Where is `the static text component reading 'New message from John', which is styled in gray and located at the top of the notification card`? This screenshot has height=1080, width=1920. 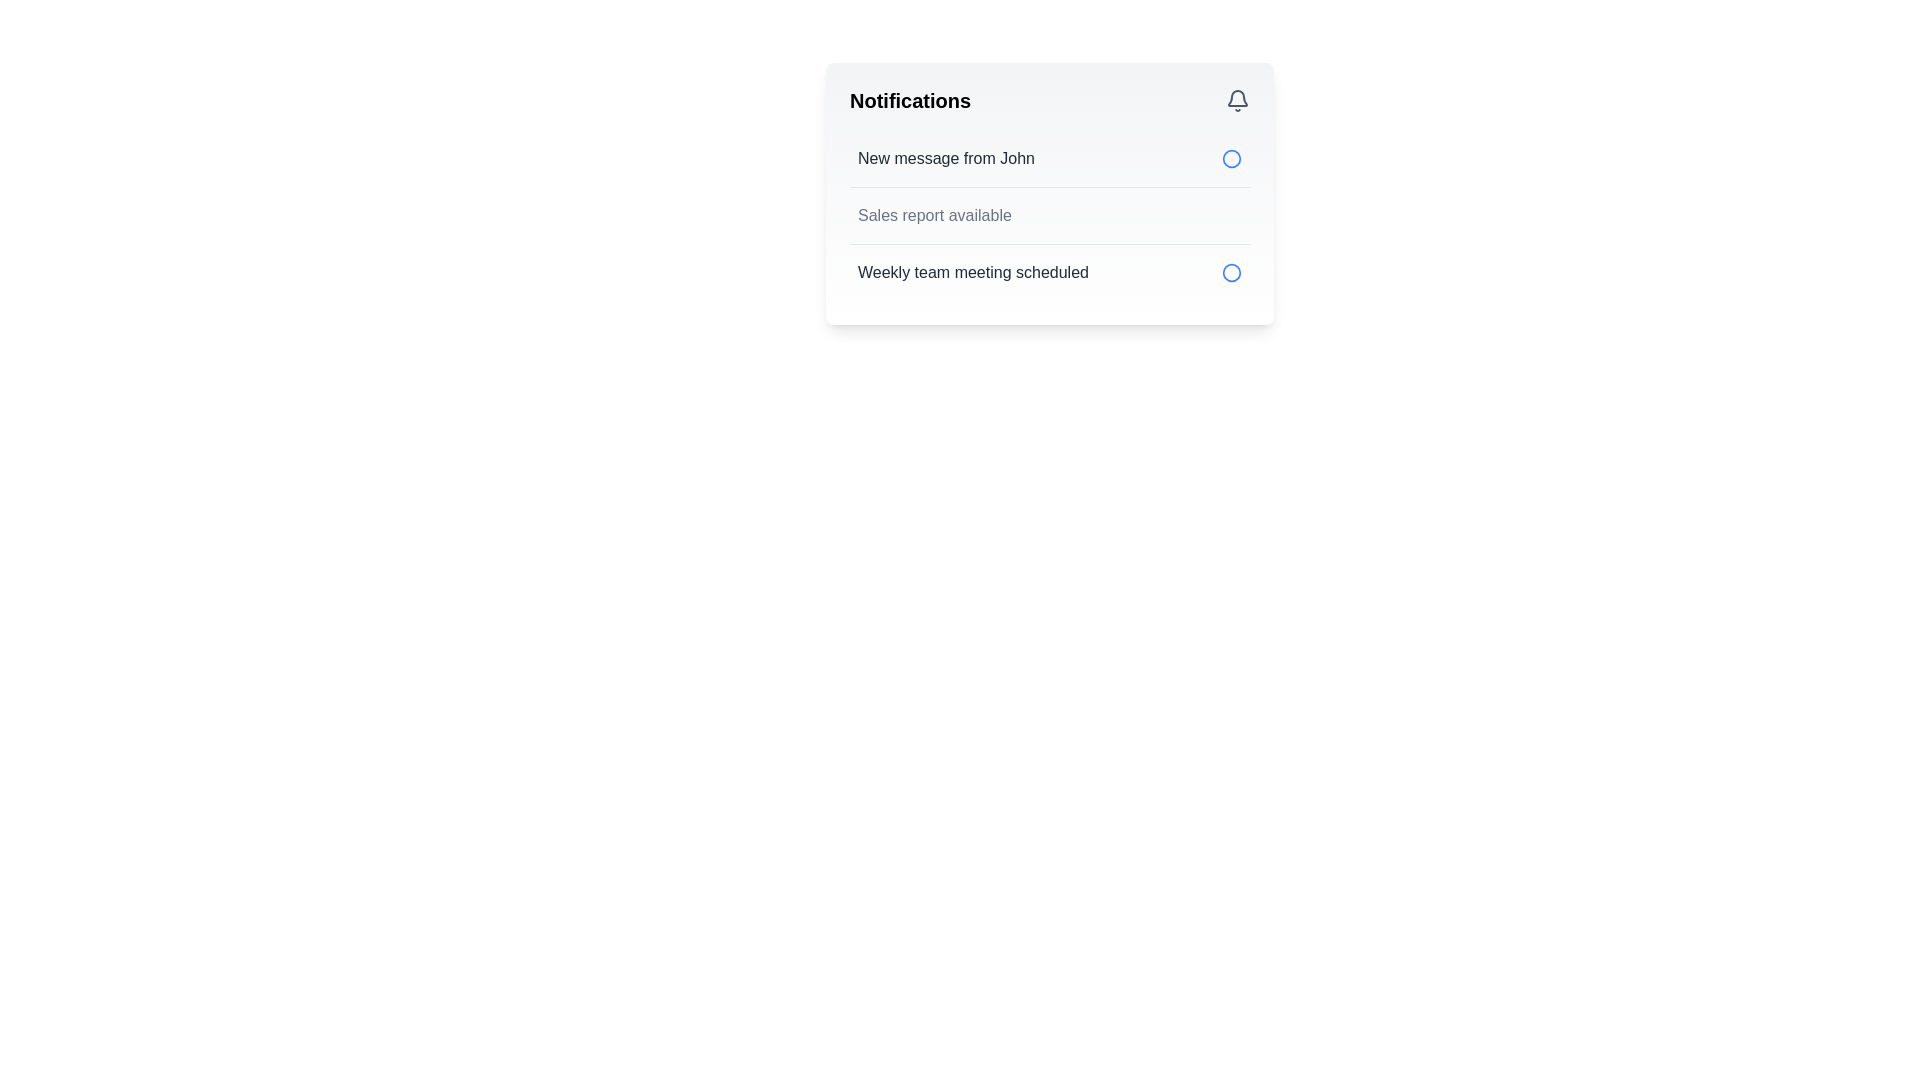
the static text component reading 'New message from John', which is styled in gray and located at the top of the notification card is located at coordinates (945, 157).